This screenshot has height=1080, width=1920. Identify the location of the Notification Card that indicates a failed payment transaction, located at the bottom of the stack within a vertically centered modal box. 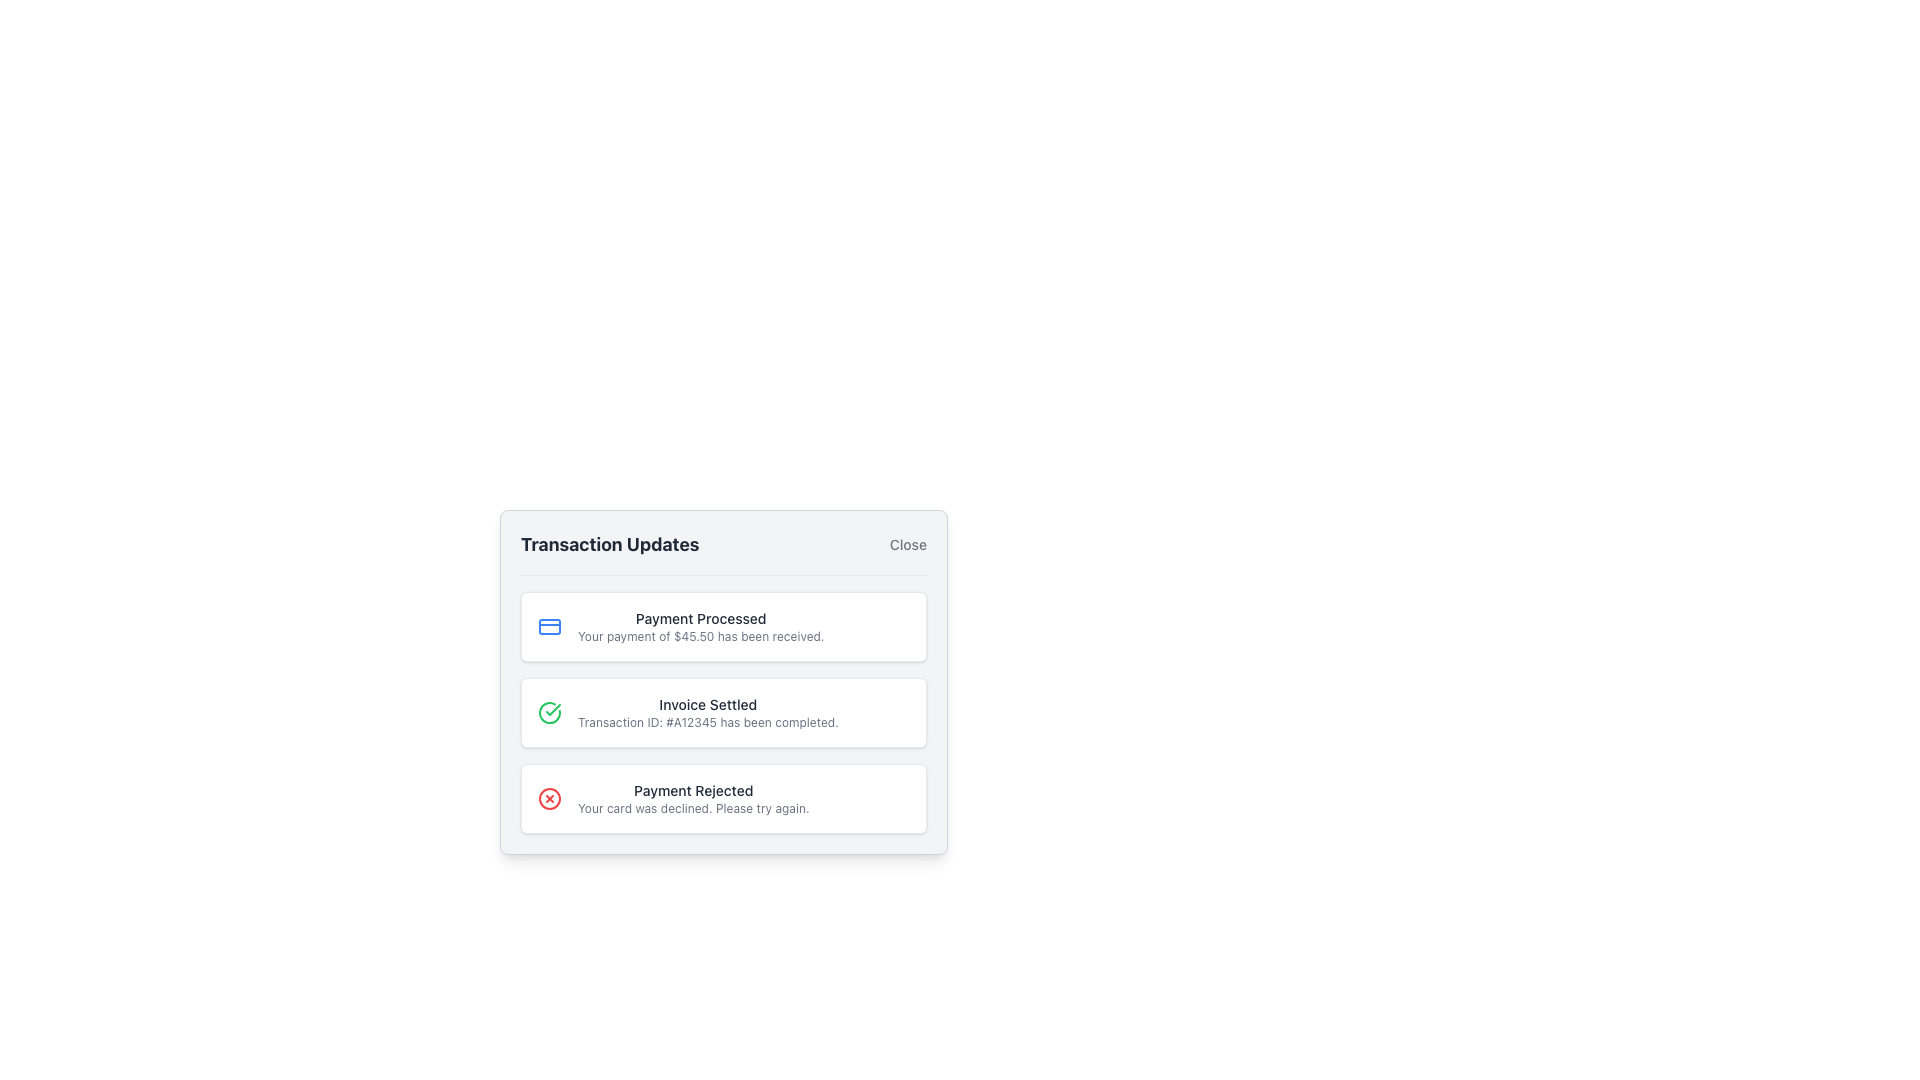
(723, 797).